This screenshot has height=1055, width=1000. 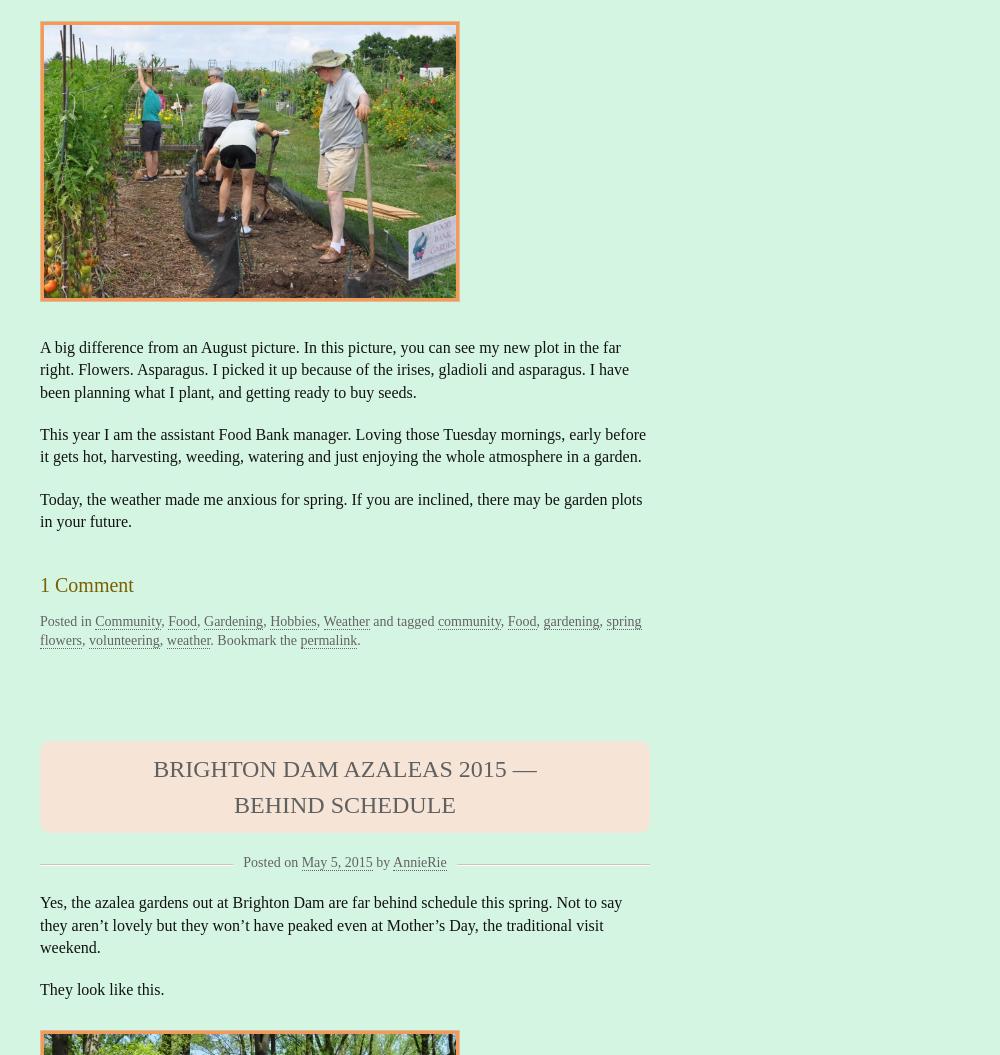 What do you see at coordinates (232, 620) in the screenshot?
I see `'Gardening'` at bounding box center [232, 620].